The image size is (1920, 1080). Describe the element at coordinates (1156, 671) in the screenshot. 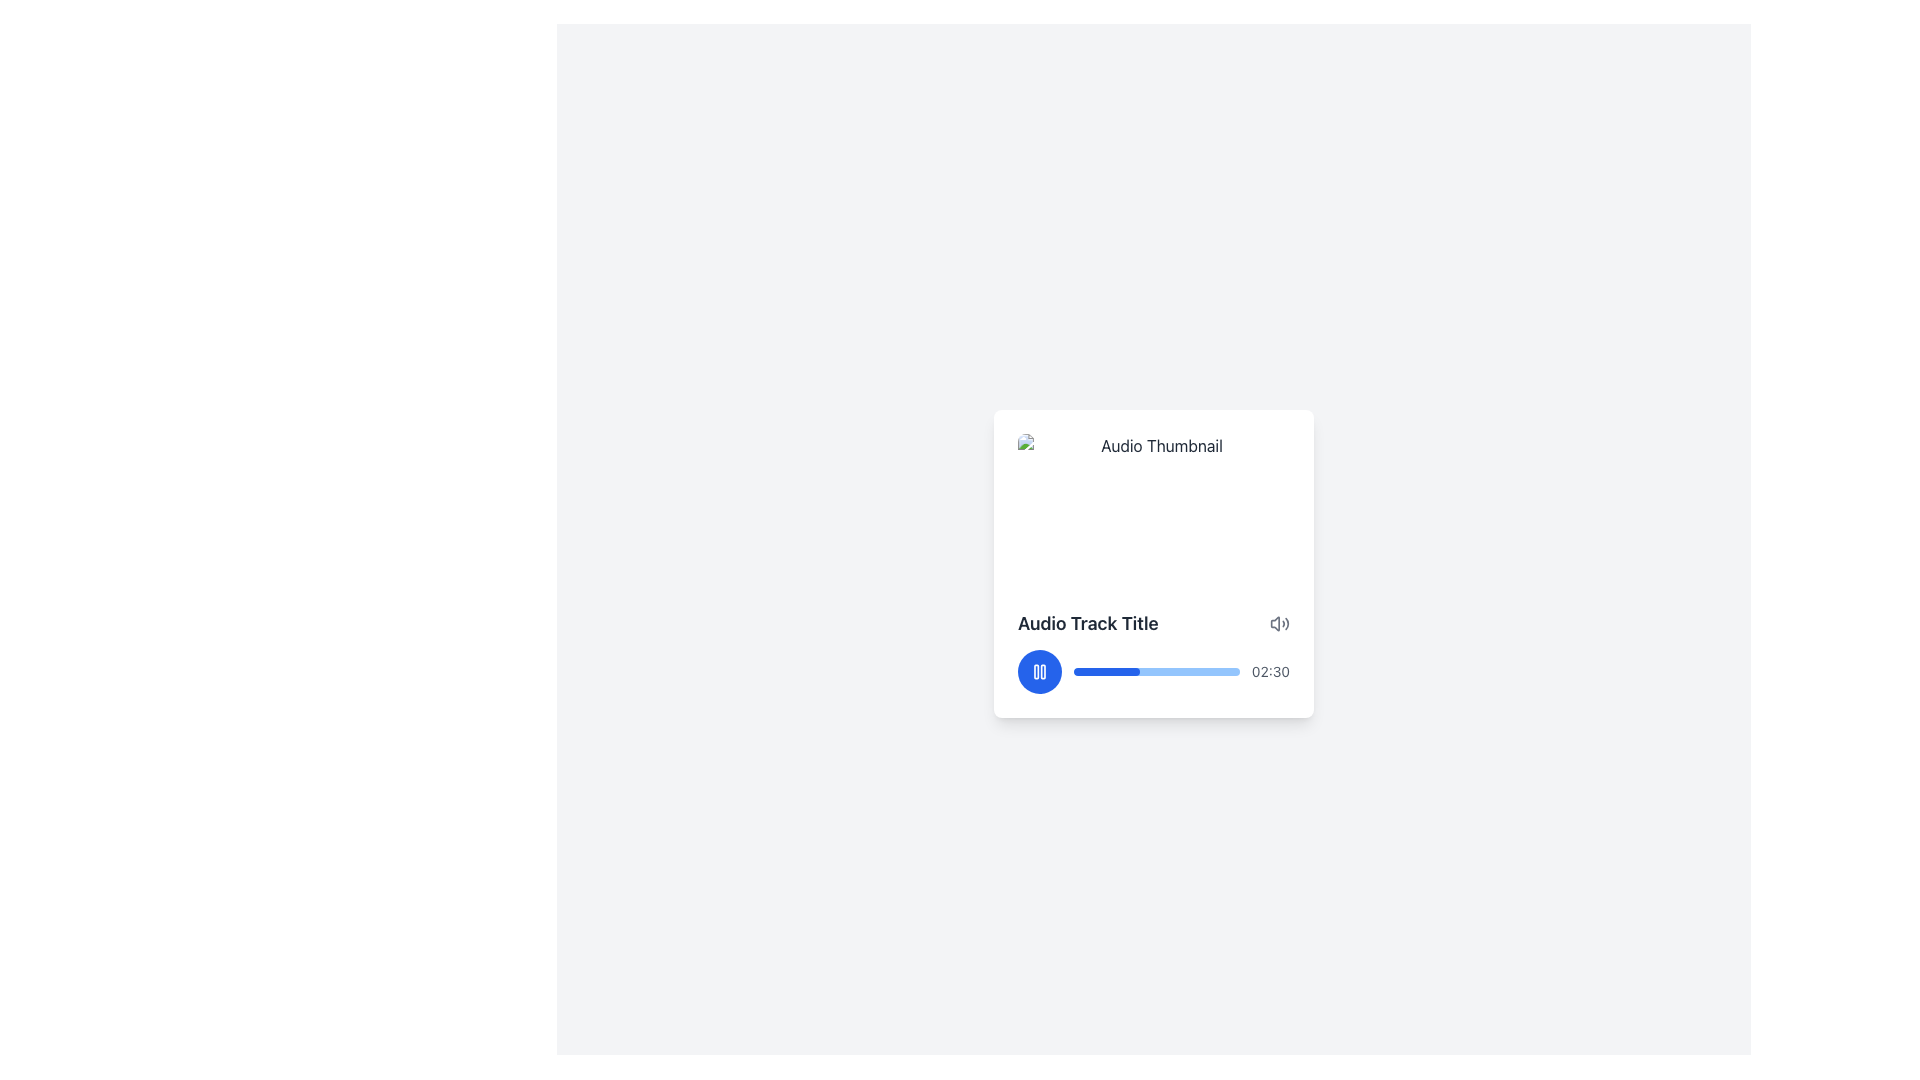

I see `the progress bar located within the audio player interface, situated below the 'Audio Track Title', between the circular blue play button and the time information '02:30'` at that location.